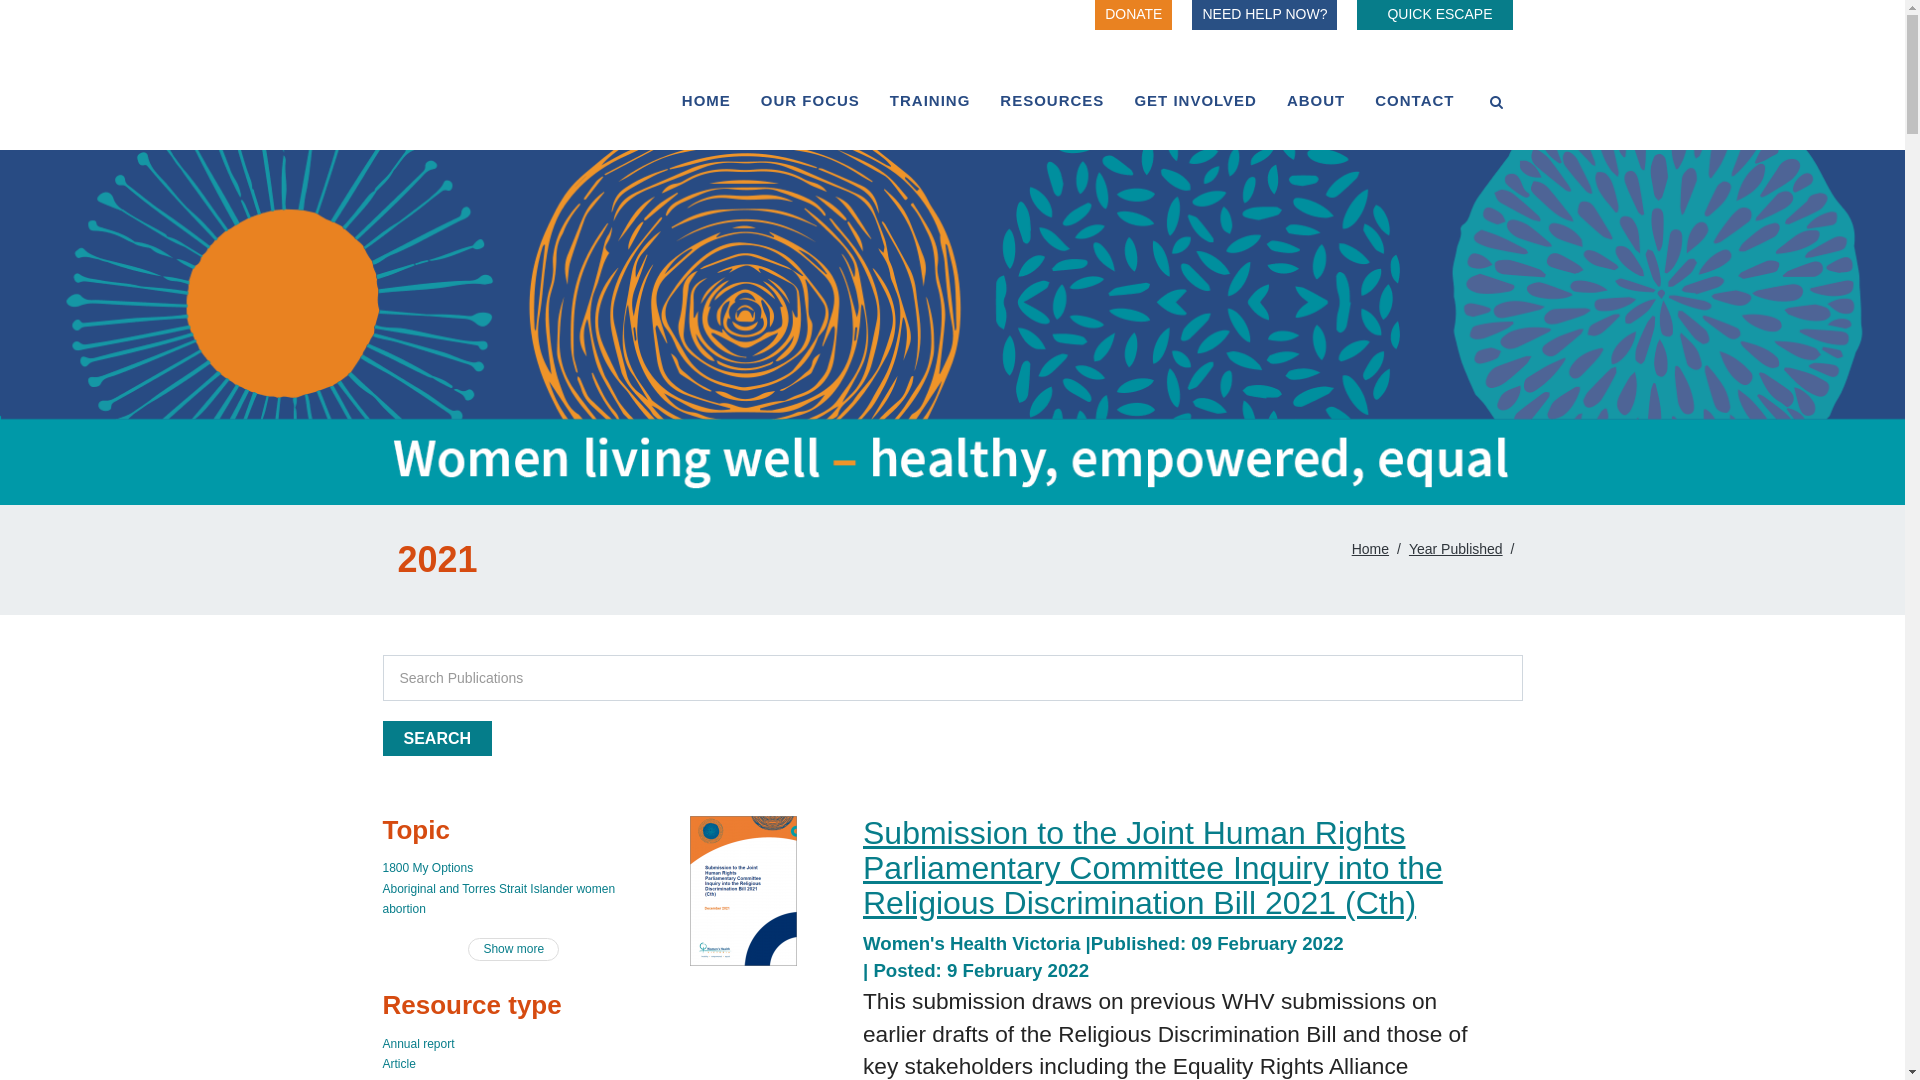  I want to click on 'abortion', so click(402, 909).